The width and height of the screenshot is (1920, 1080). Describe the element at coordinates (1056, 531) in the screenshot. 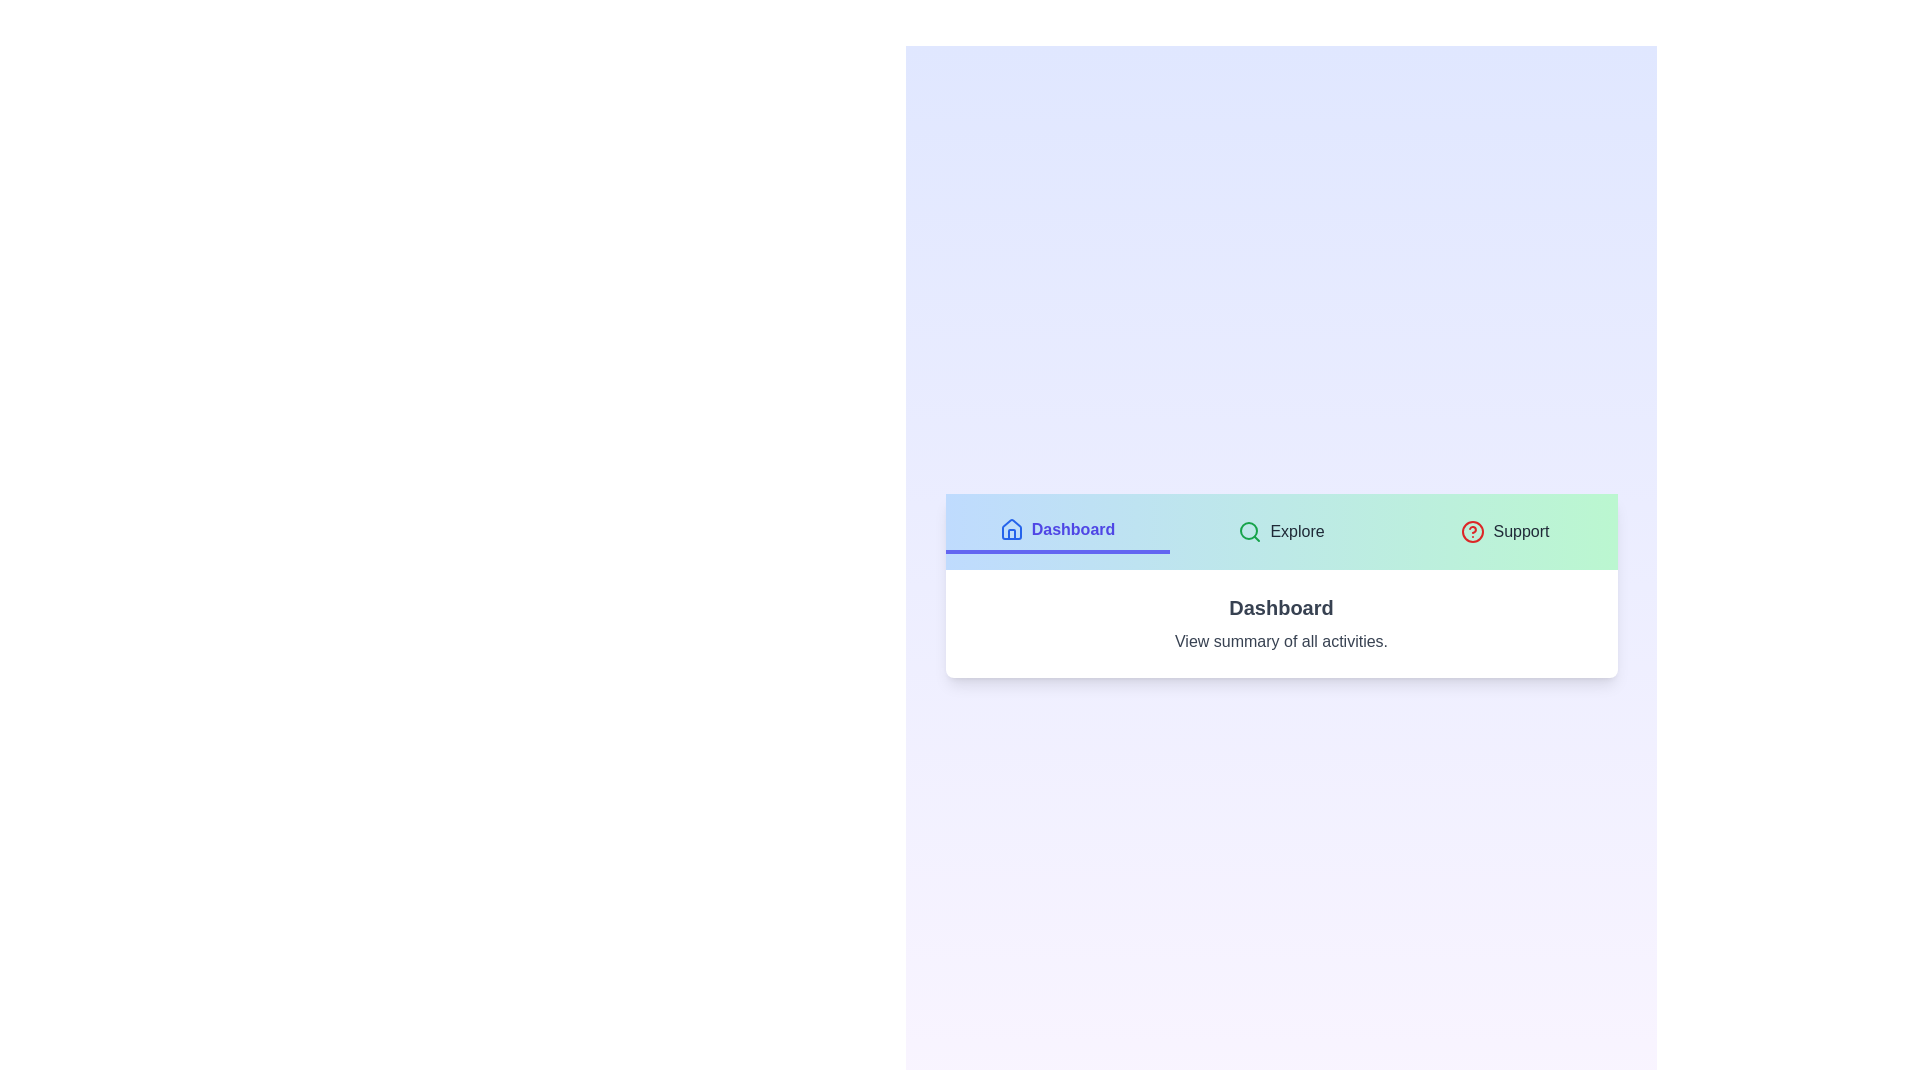

I see `the tab Dashboard in the VibrantTabs component` at that location.